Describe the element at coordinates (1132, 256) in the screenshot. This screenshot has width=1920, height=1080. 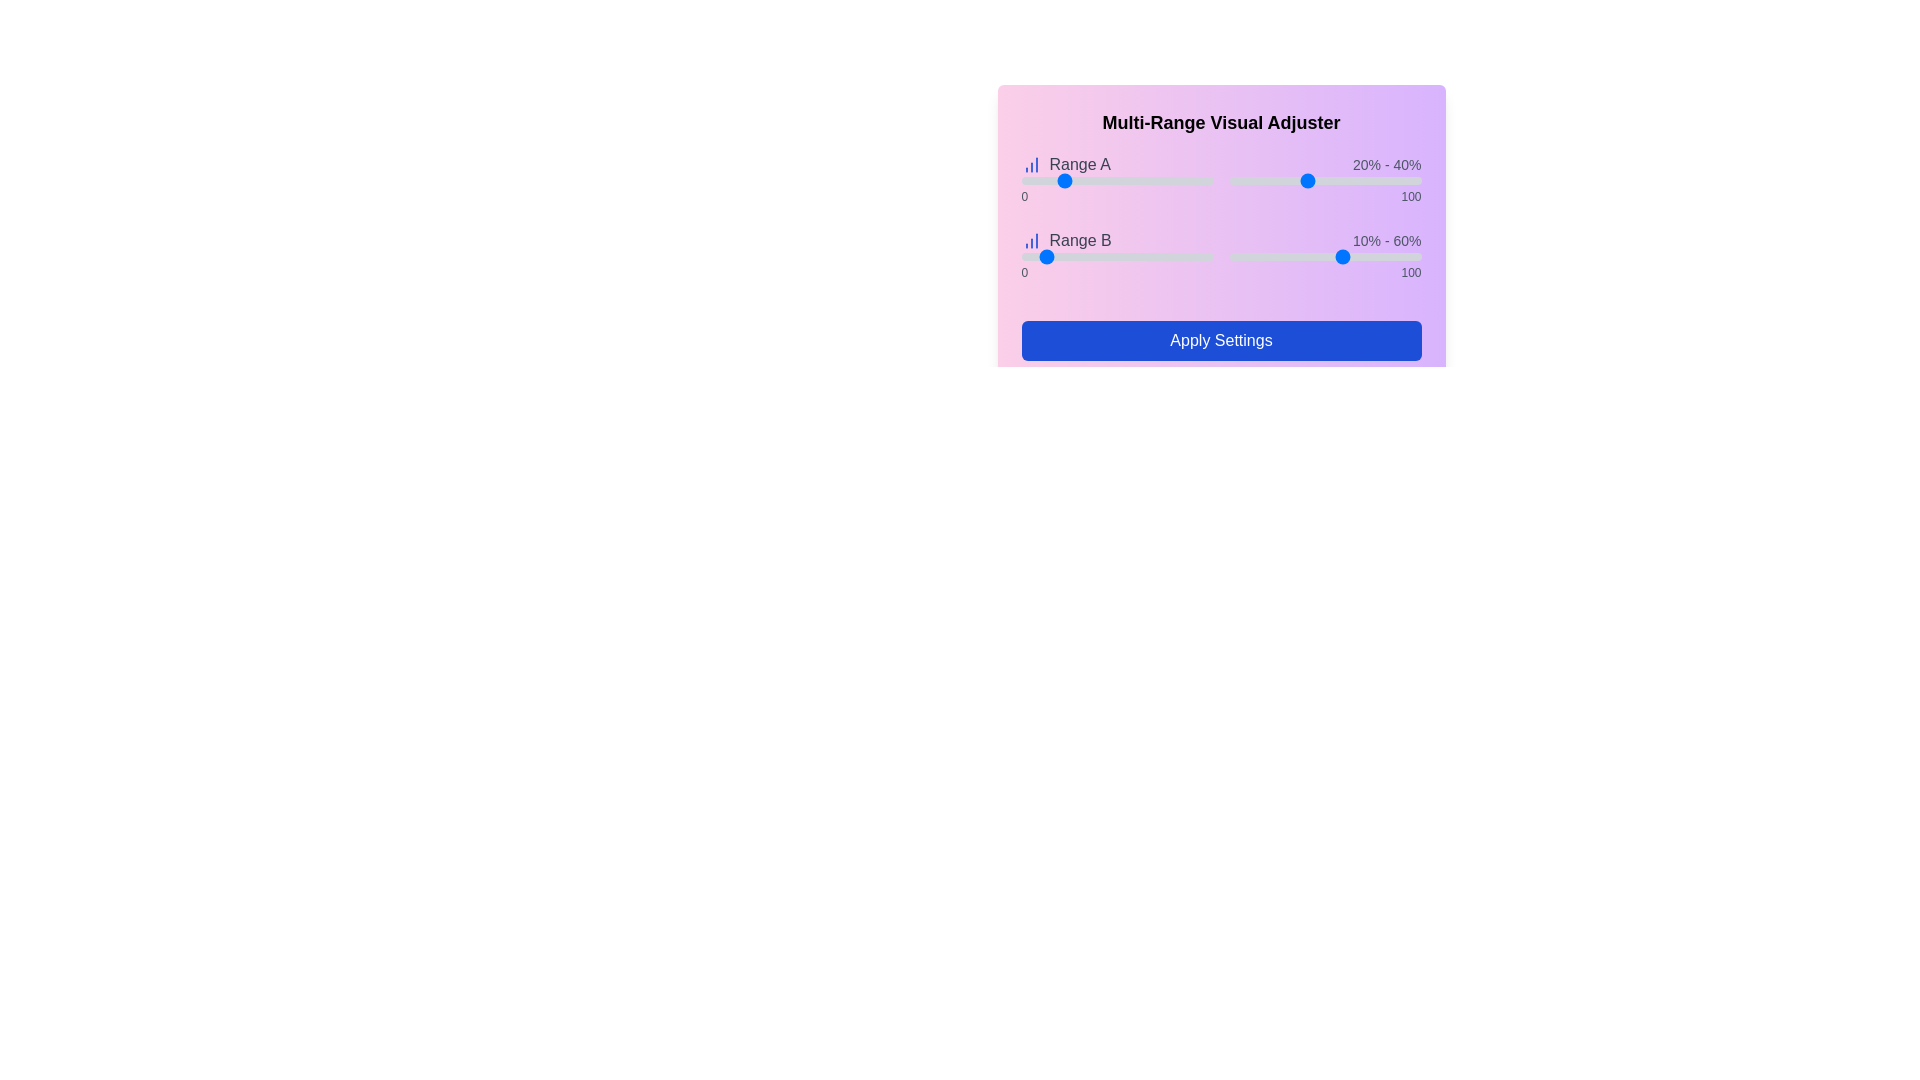
I see `the Range B slider position` at that location.